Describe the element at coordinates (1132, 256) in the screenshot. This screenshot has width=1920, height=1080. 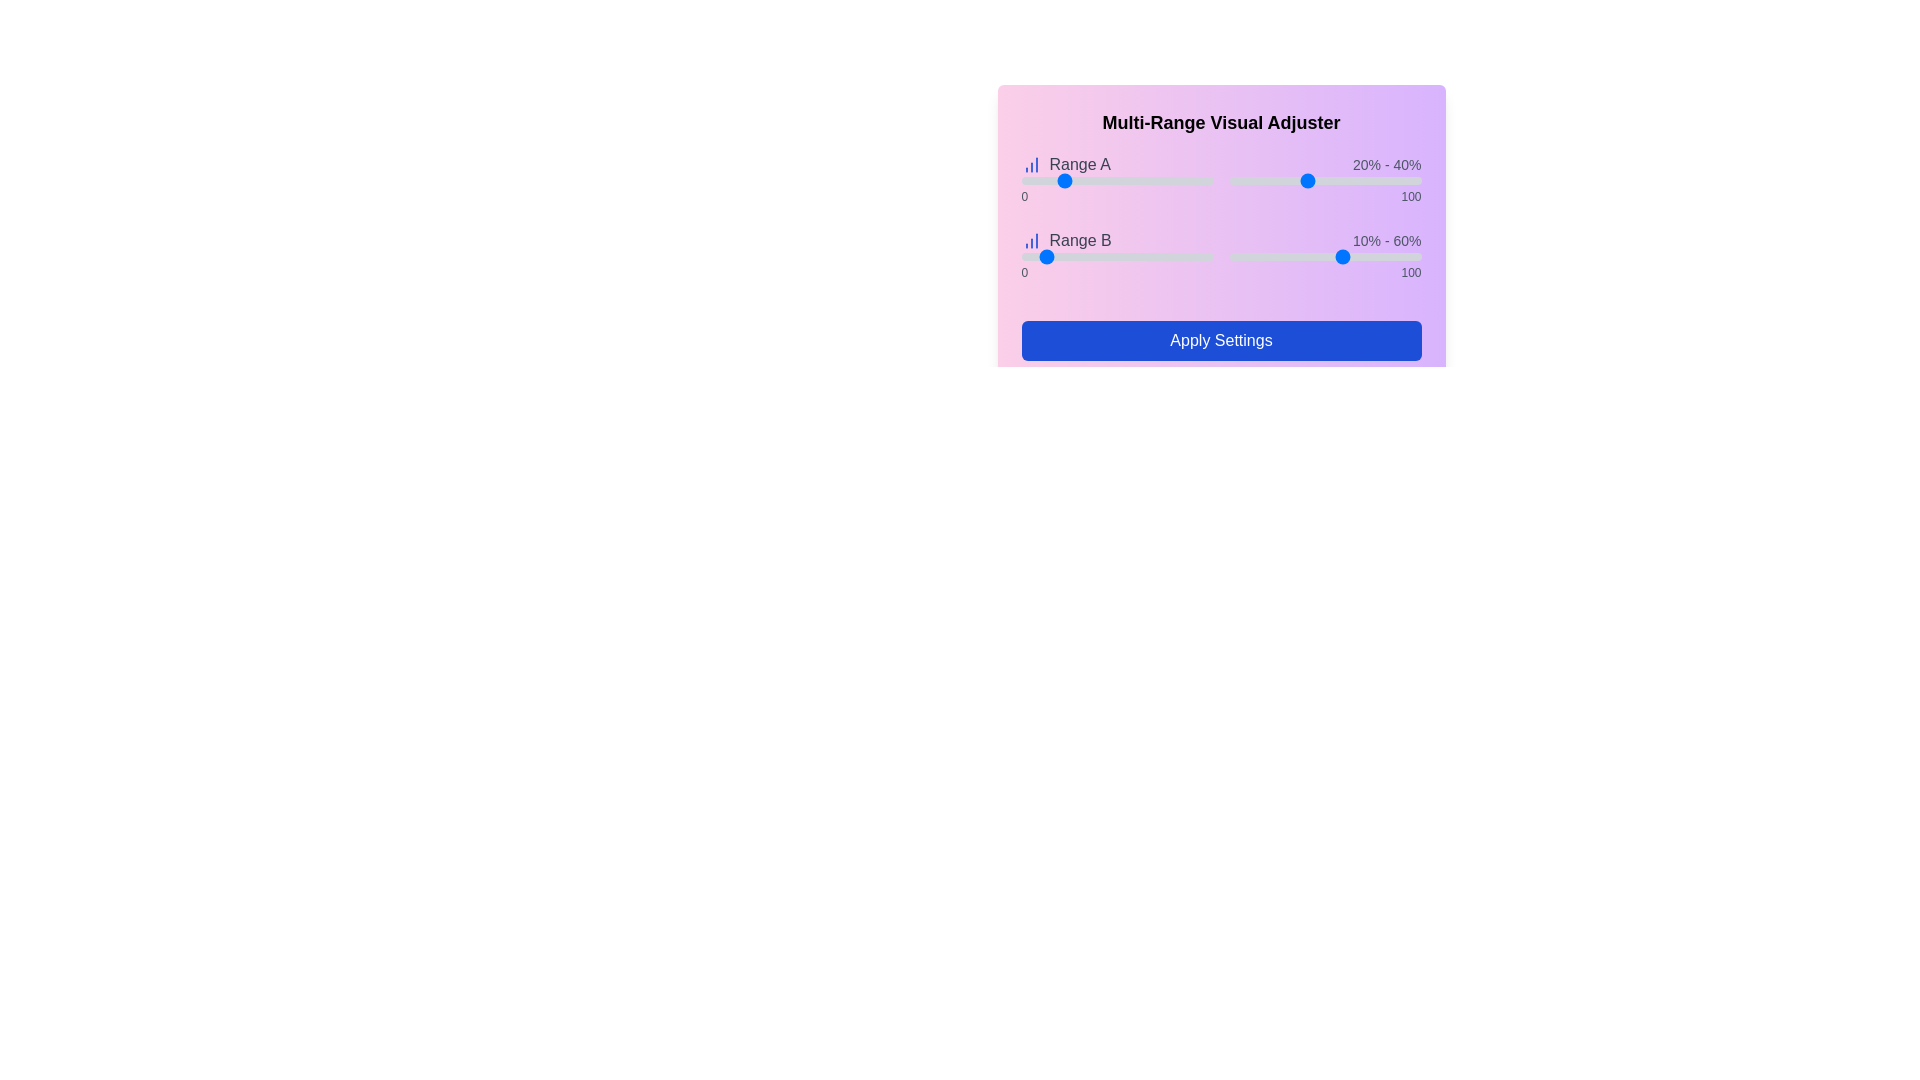
I see `the Range B slider position` at that location.